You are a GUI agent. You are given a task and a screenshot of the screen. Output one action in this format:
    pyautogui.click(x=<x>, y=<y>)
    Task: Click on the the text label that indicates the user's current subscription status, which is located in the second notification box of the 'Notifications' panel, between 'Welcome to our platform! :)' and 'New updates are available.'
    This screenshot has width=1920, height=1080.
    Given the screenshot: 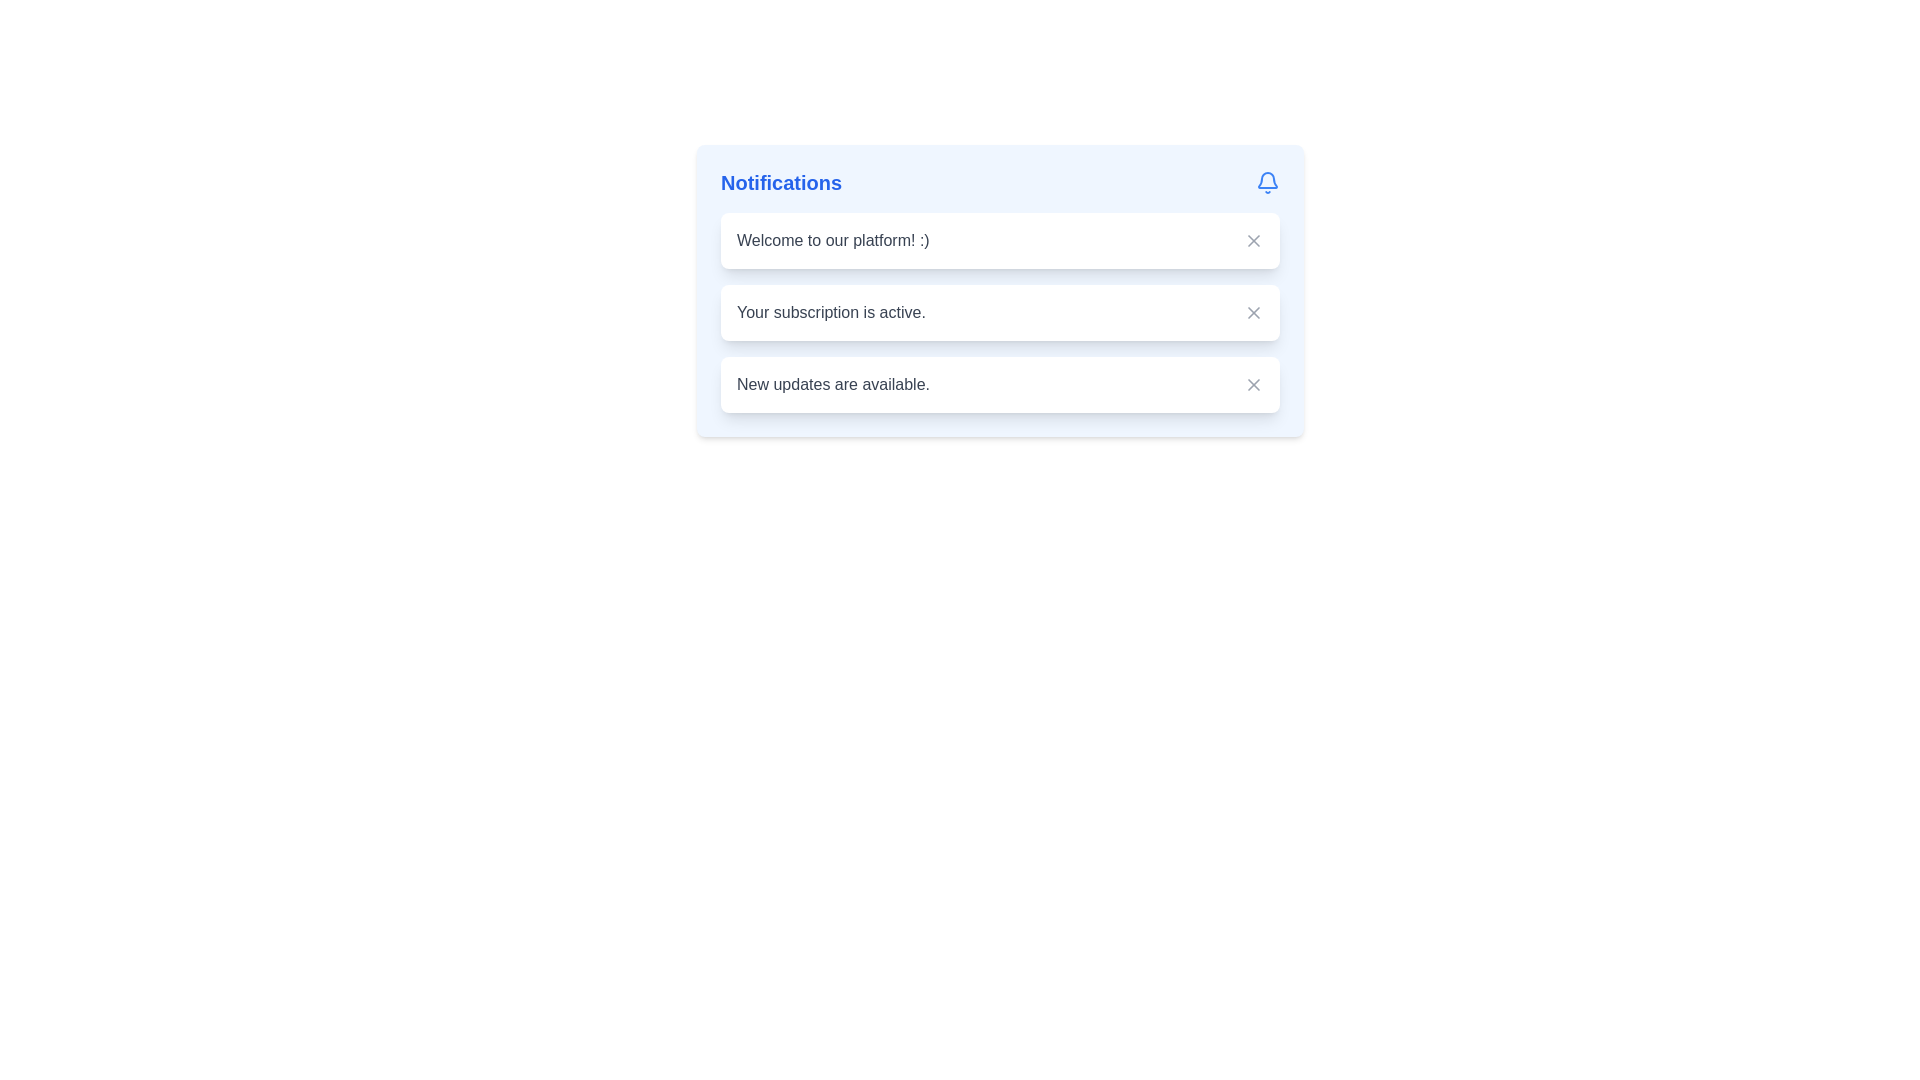 What is the action you would take?
    pyautogui.click(x=831, y=312)
    